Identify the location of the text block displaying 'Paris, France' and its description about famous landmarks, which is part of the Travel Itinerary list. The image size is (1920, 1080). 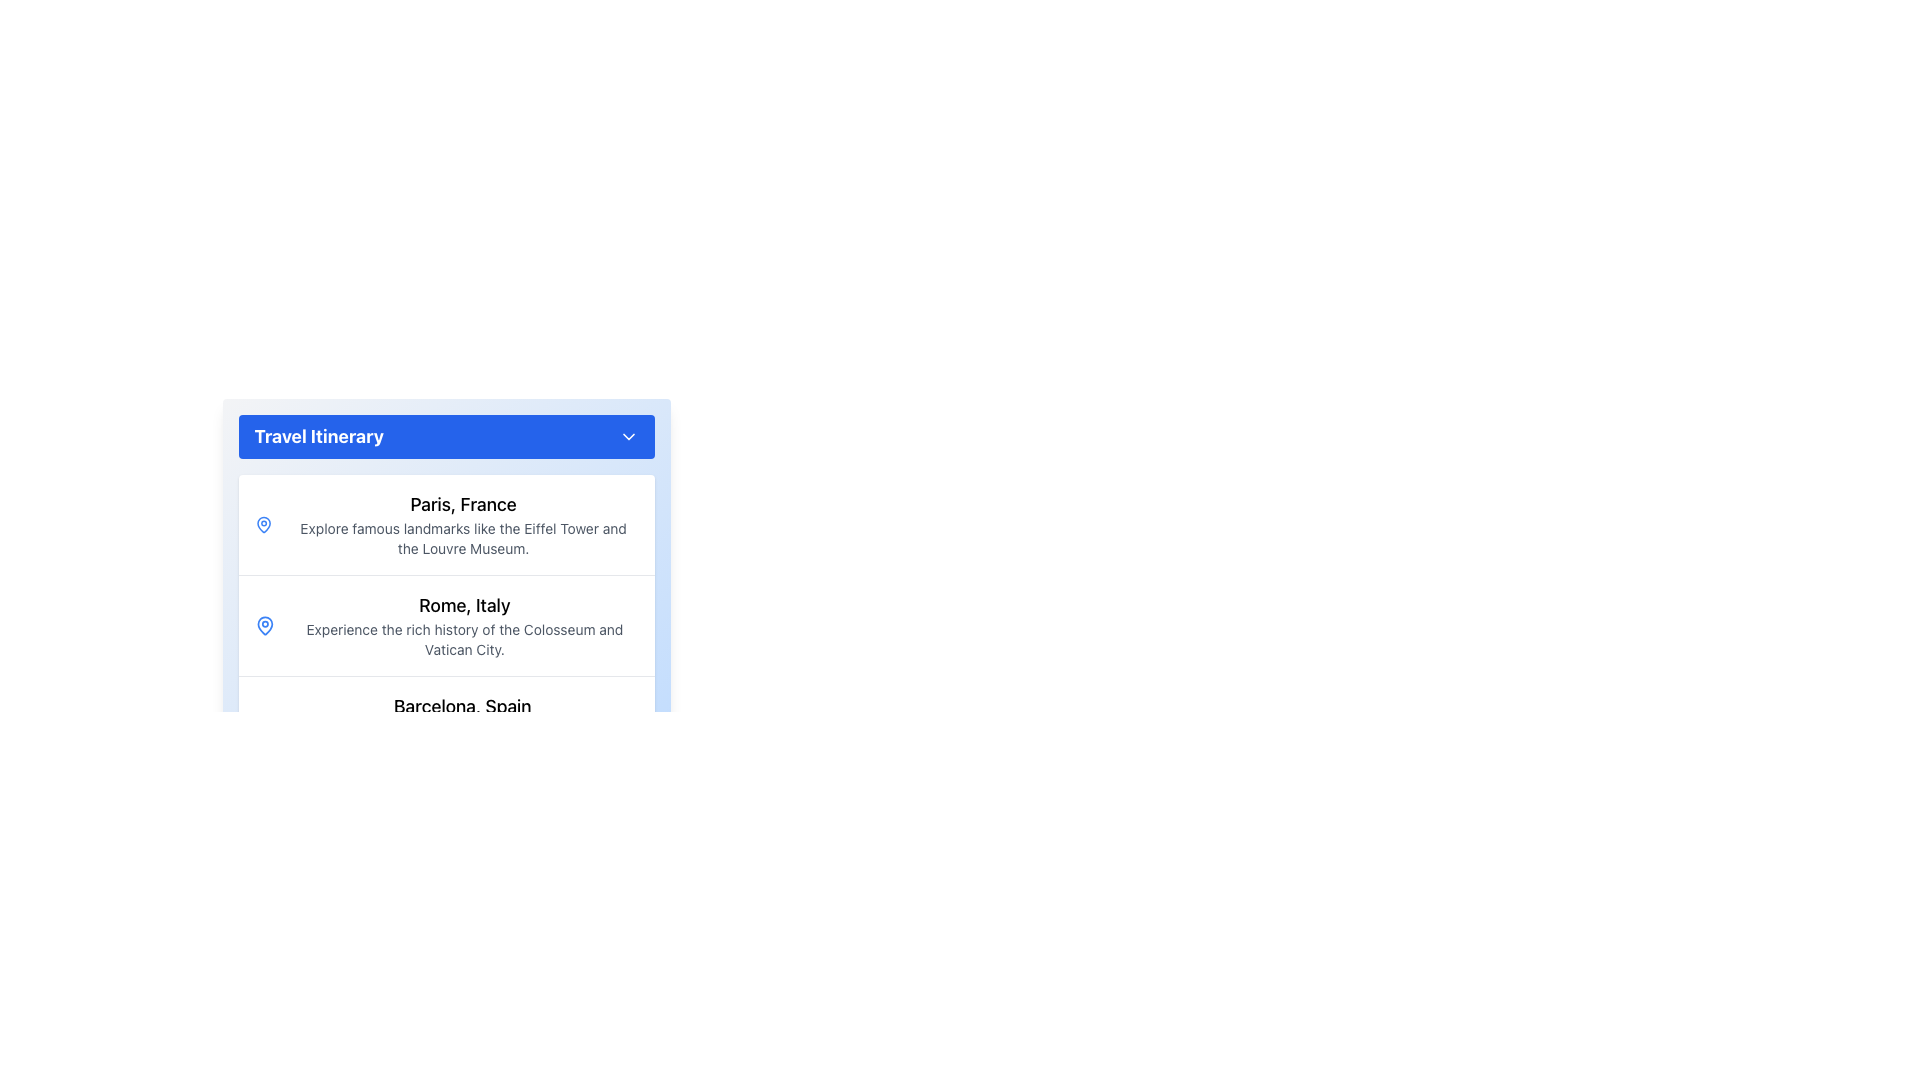
(462, 523).